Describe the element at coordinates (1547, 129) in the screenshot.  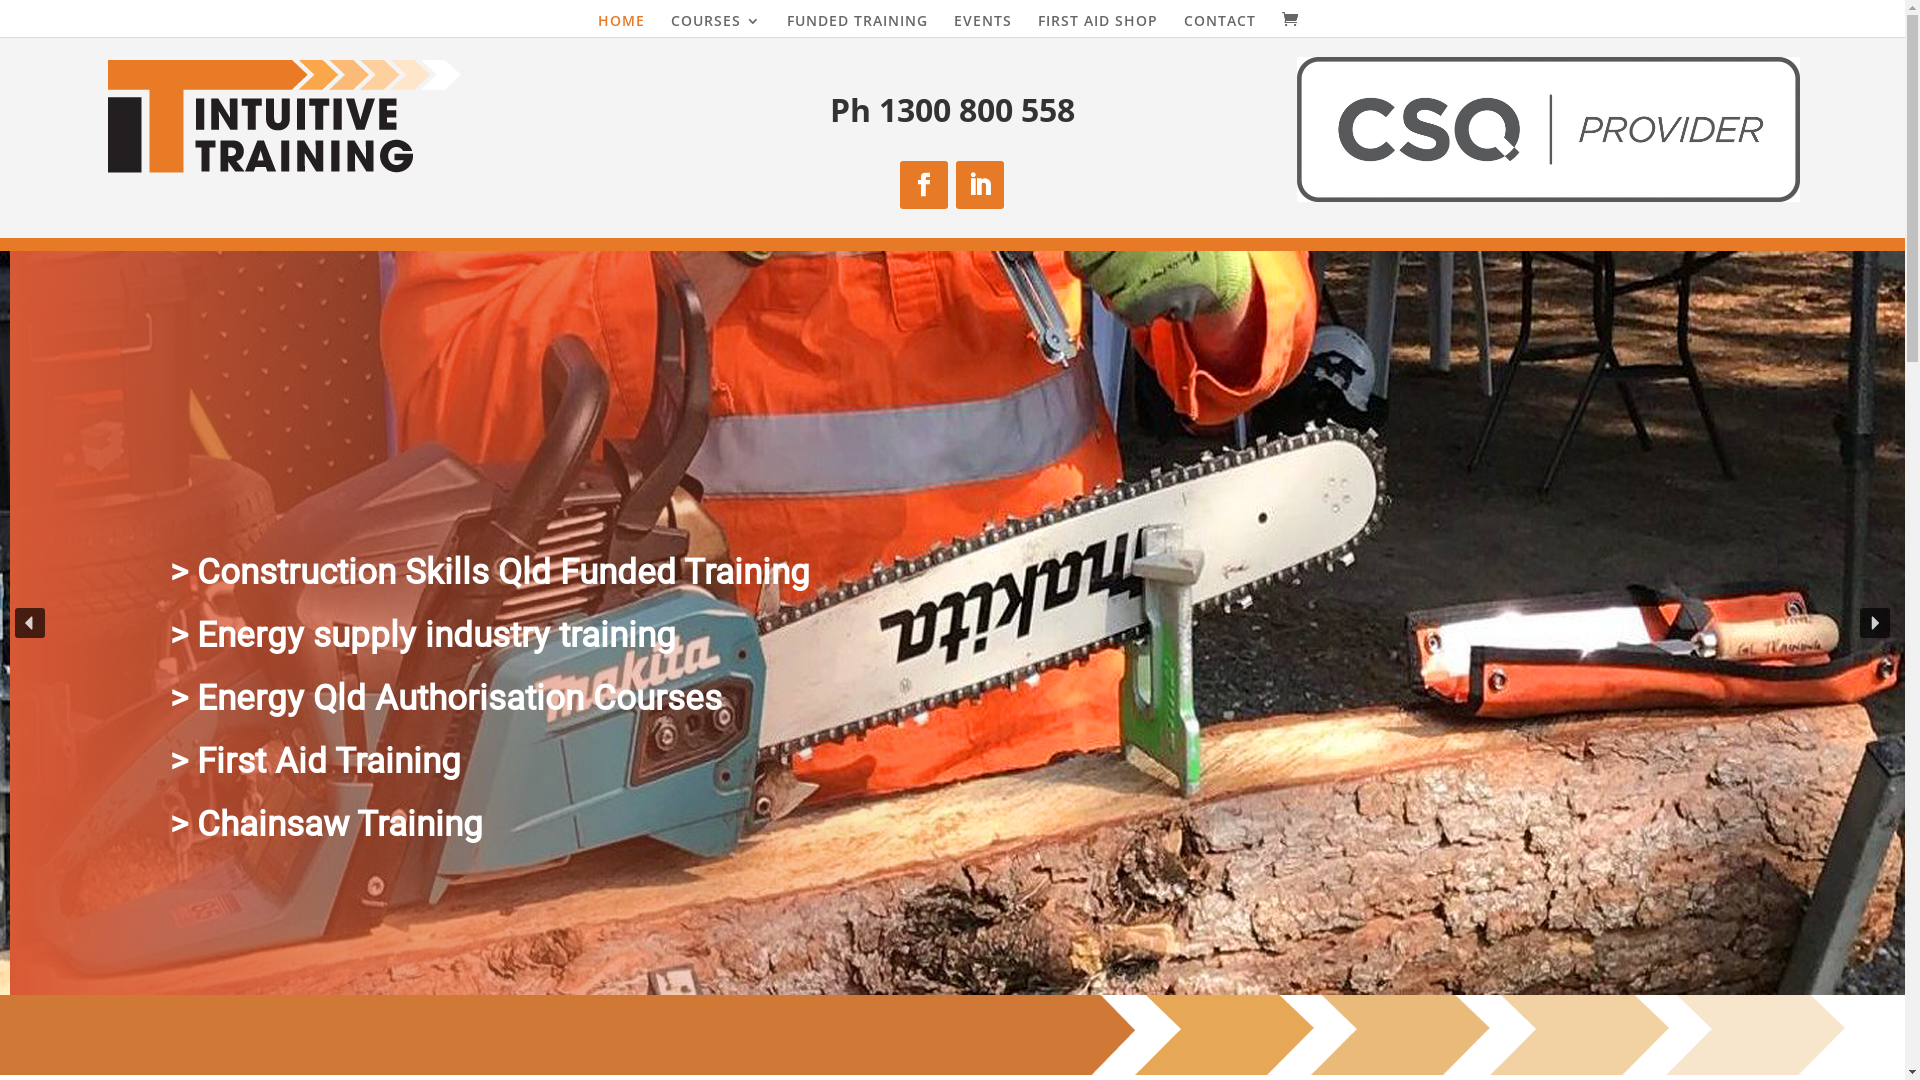
I see `'CSQ-Partner-logo_secondary CMYK'` at that location.